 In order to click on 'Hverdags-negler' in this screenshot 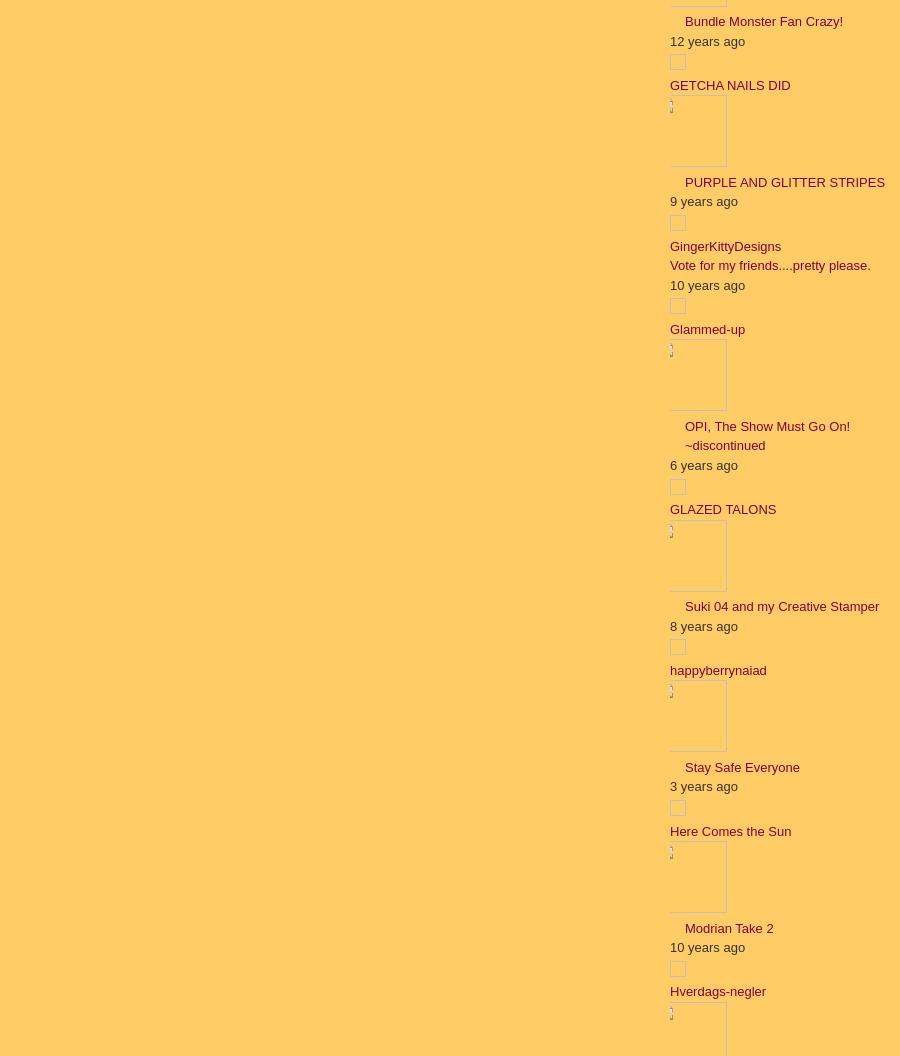, I will do `click(717, 990)`.